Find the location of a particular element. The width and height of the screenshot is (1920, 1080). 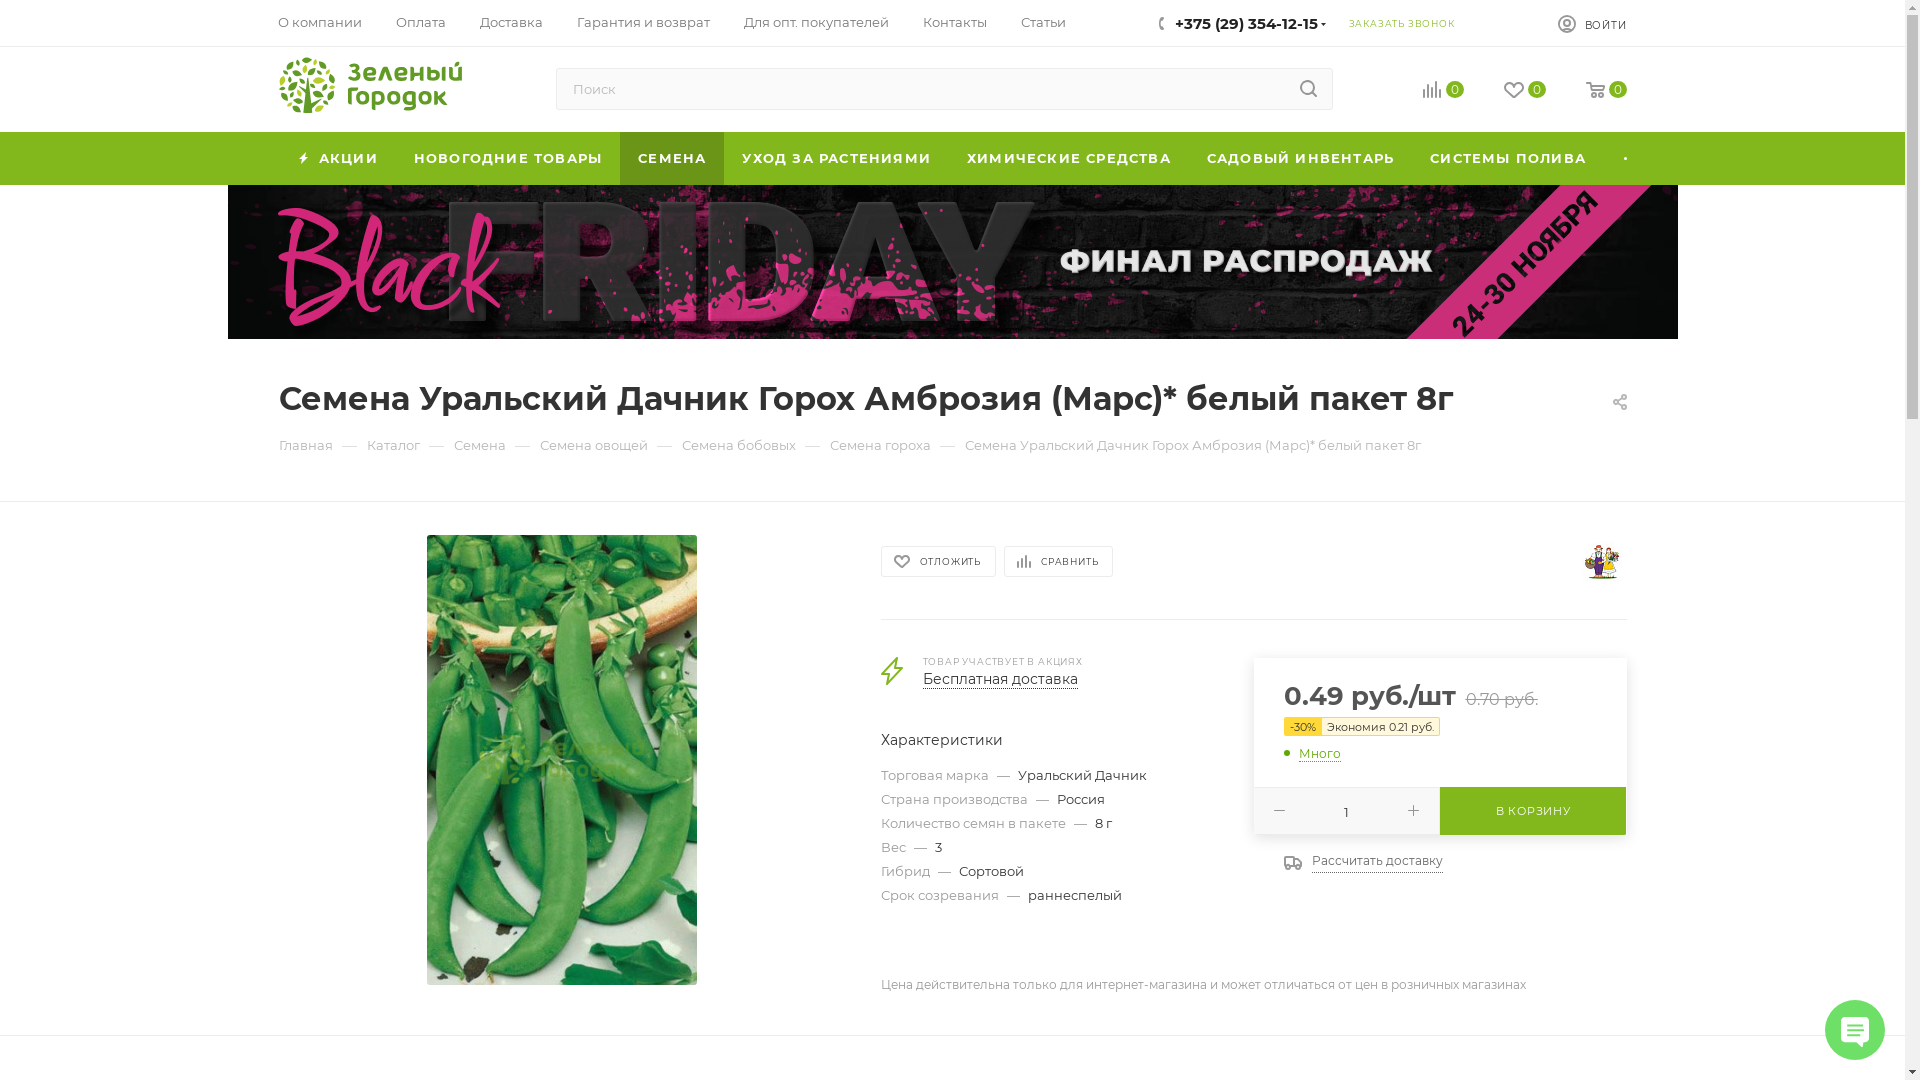

'0' is located at coordinates (1442, 91).